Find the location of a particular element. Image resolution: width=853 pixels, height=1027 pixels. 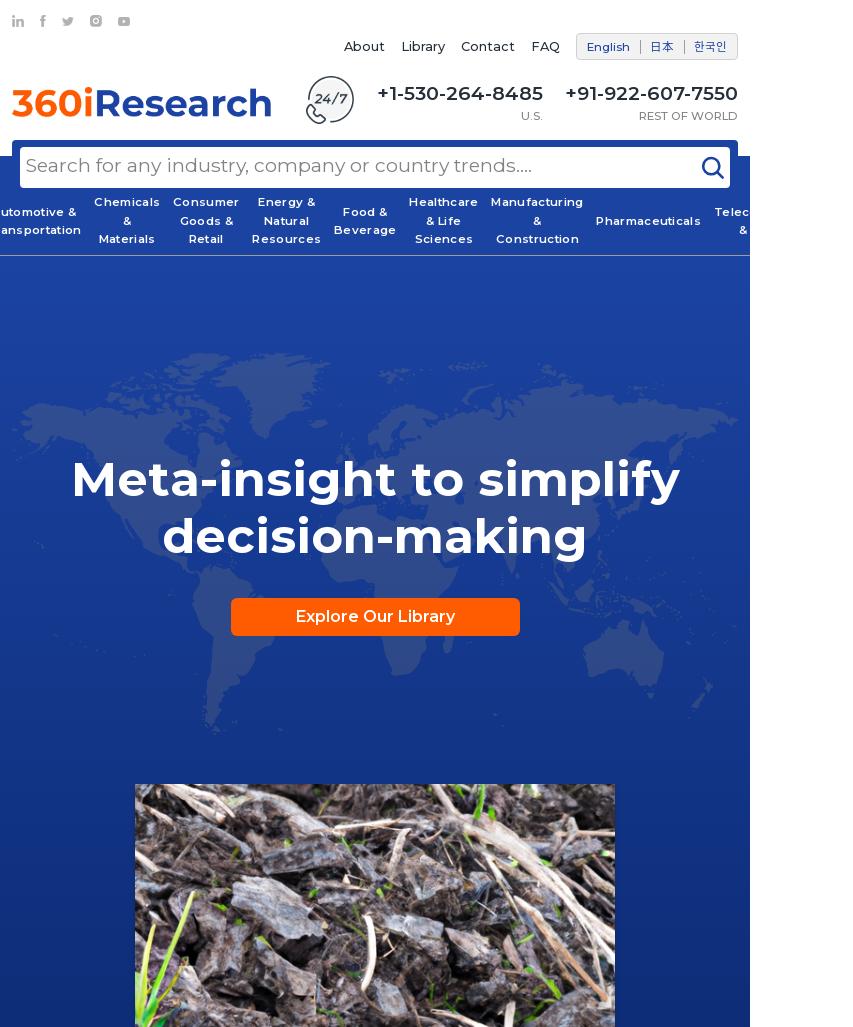

'Explore Our Library' is located at coordinates (374, 616).